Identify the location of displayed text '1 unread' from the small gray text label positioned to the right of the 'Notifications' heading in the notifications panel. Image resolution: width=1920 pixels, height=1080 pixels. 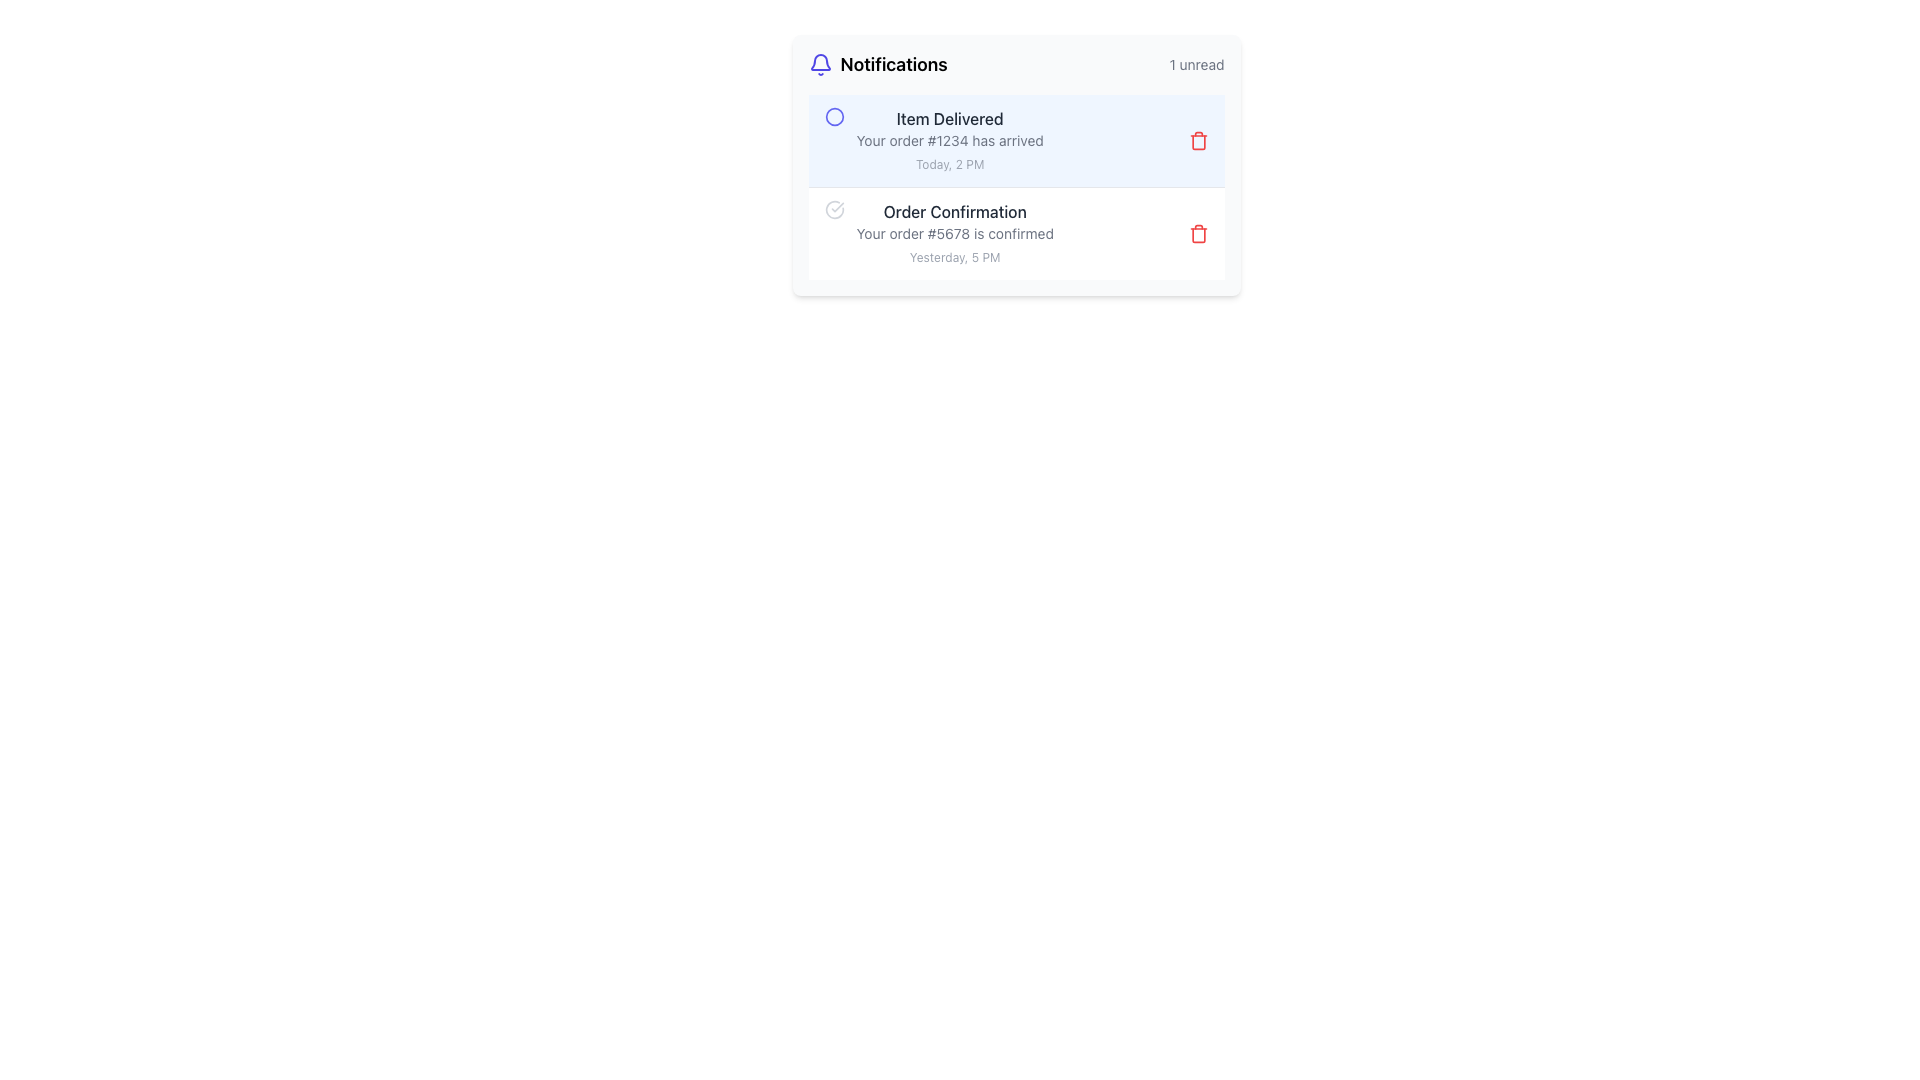
(1196, 64).